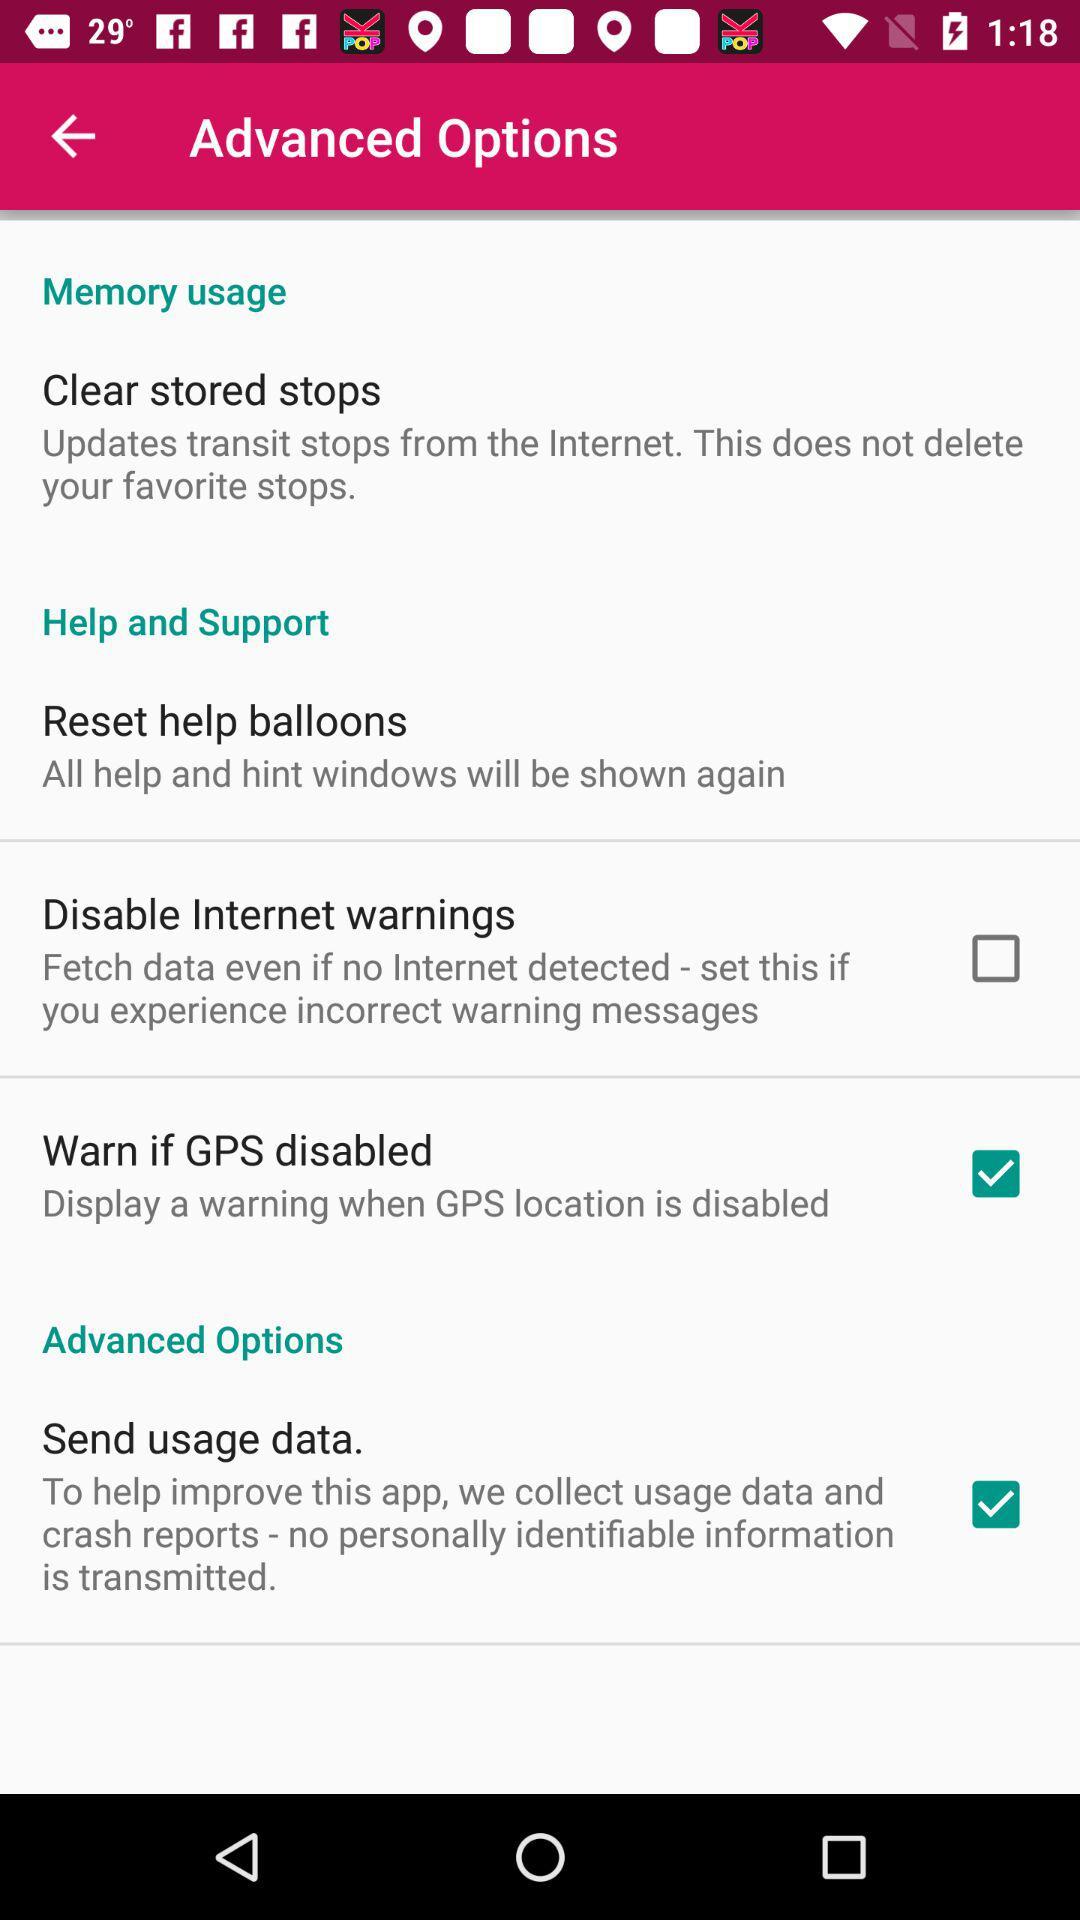 The image size is (1080, 1920). What do you see at coordinates (236, 1148) in the screenshot?
I see `item above the display a warning item` at bounding box center [236, 1148].